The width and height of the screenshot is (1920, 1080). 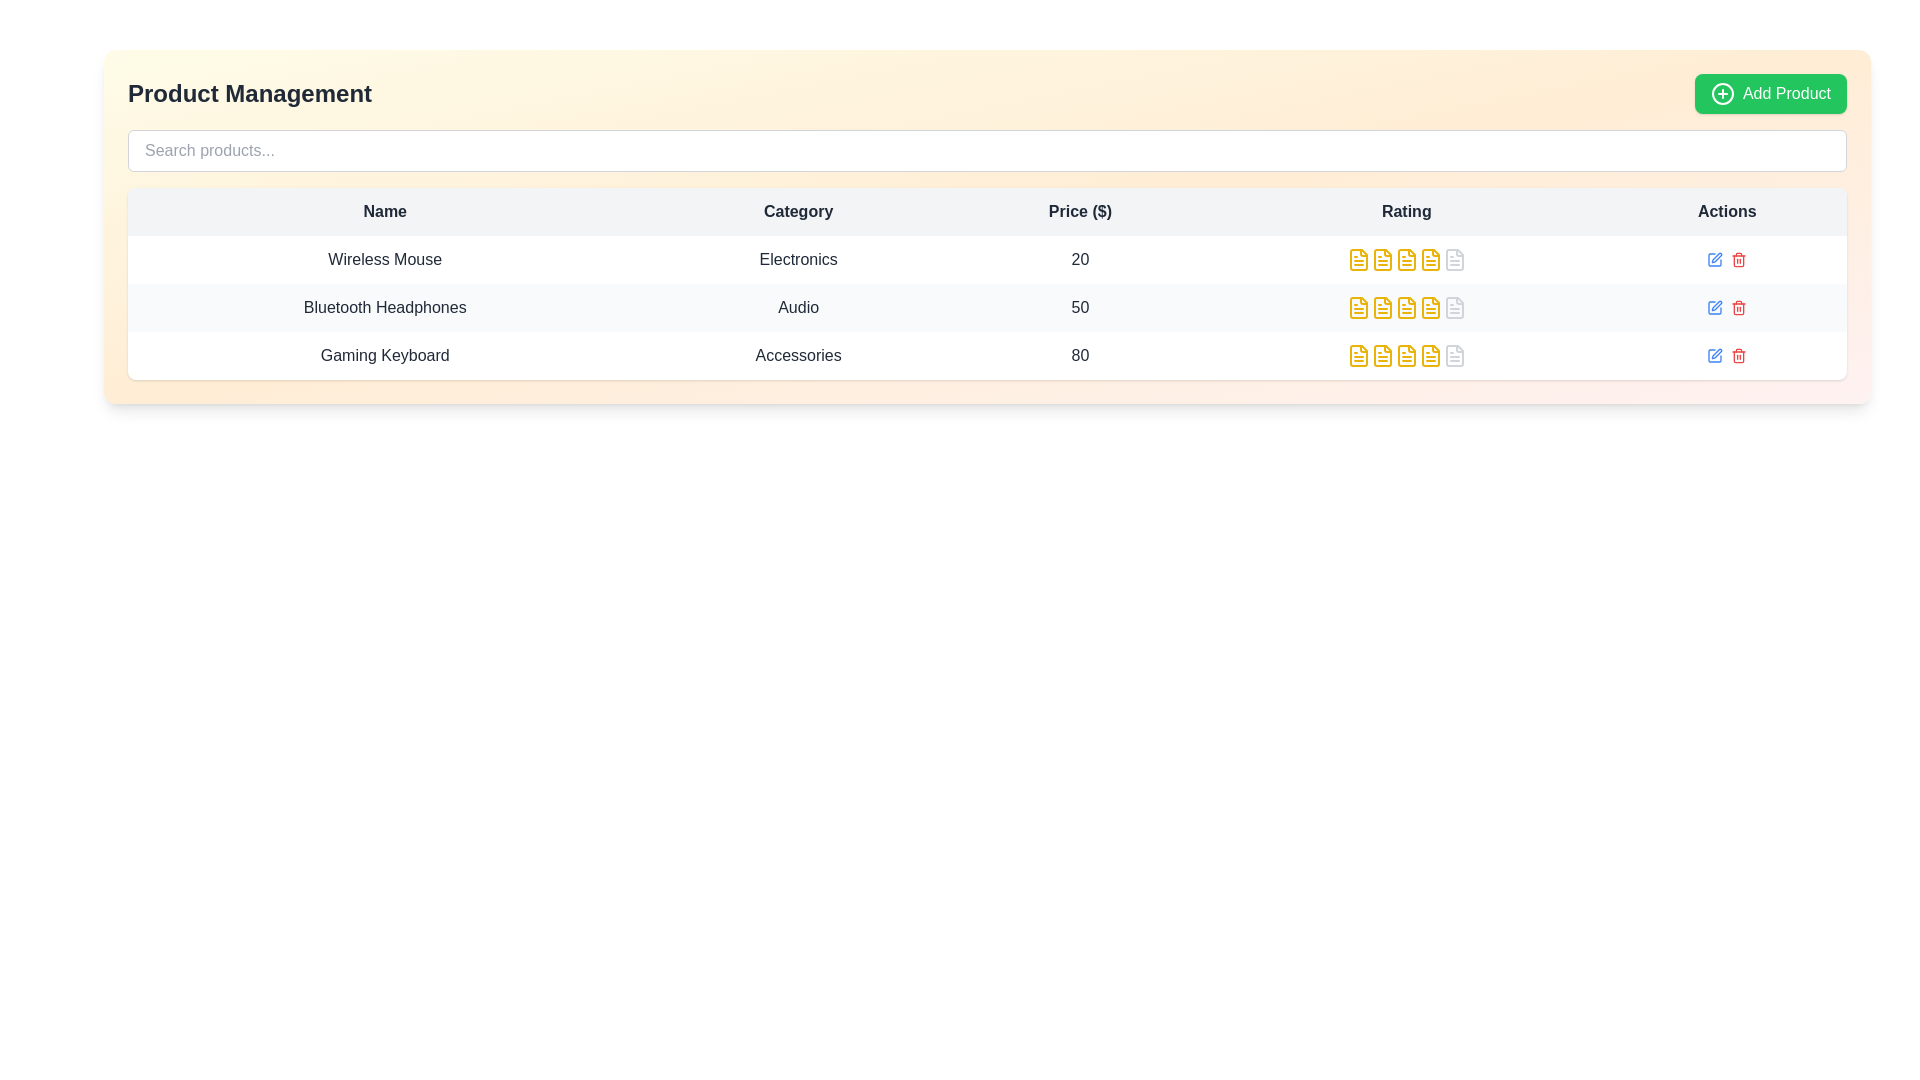 I want to click on the first rating icon in the 'Rating' column for the 'Wireless Mouse' product, so click(x=1429, y=258).